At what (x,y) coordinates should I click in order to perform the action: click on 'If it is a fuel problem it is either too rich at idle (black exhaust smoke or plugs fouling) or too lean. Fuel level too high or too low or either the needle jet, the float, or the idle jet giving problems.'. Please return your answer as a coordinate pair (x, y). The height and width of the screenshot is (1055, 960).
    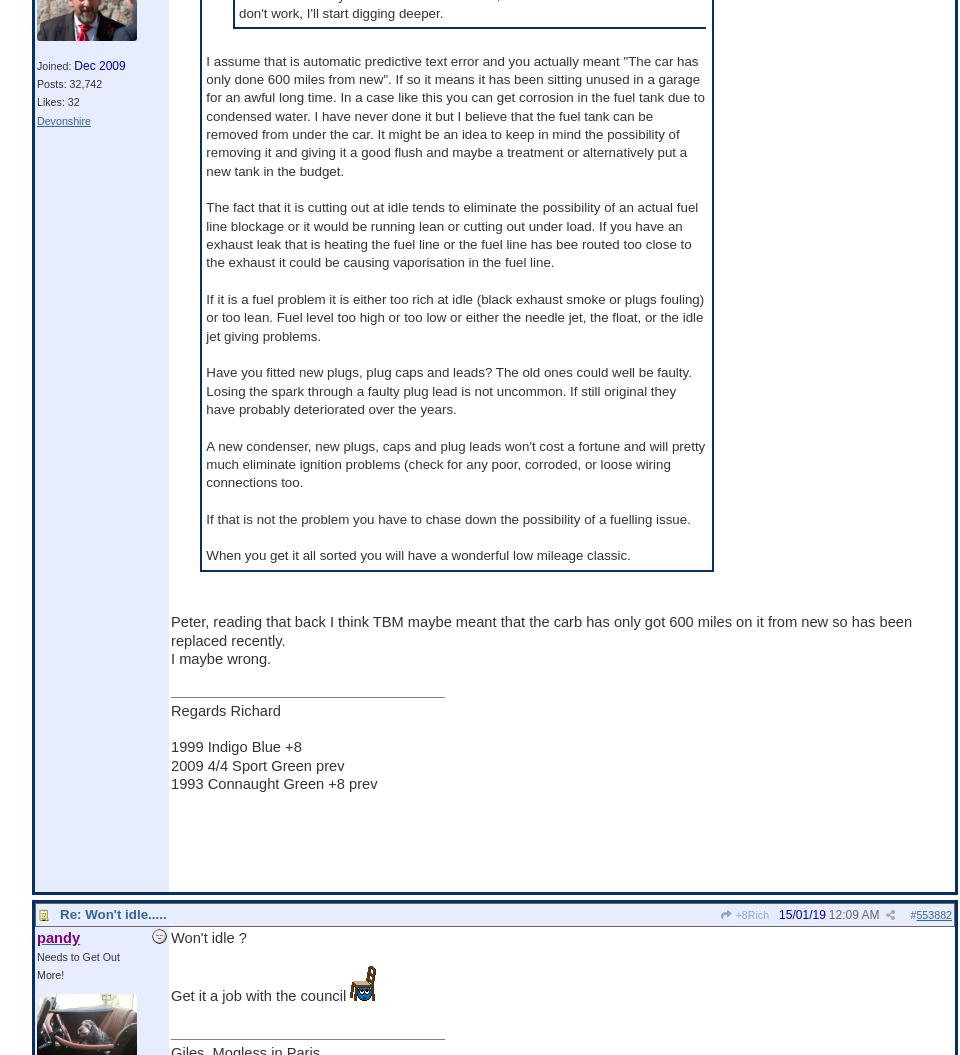
    Looking at the image, I should click on (455, 316).